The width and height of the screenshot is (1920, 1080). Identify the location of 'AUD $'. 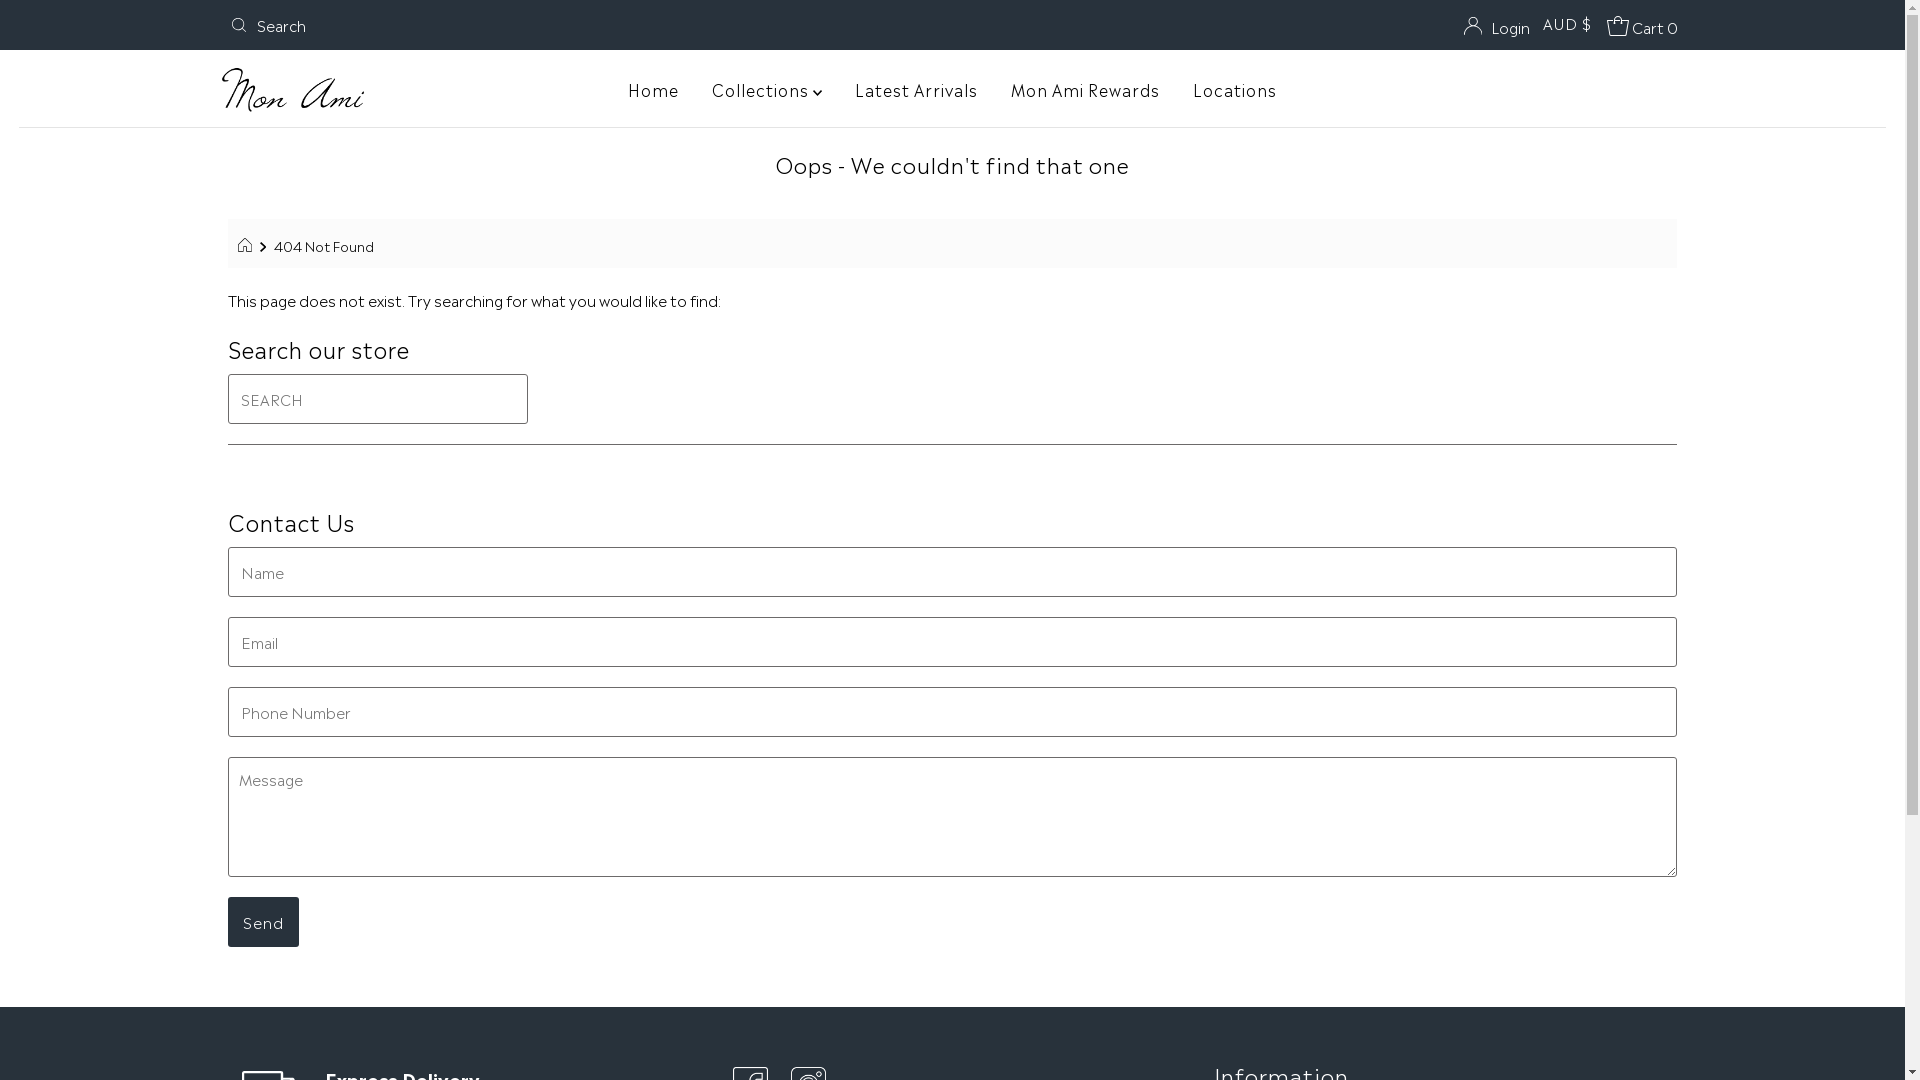
(1566, 23).